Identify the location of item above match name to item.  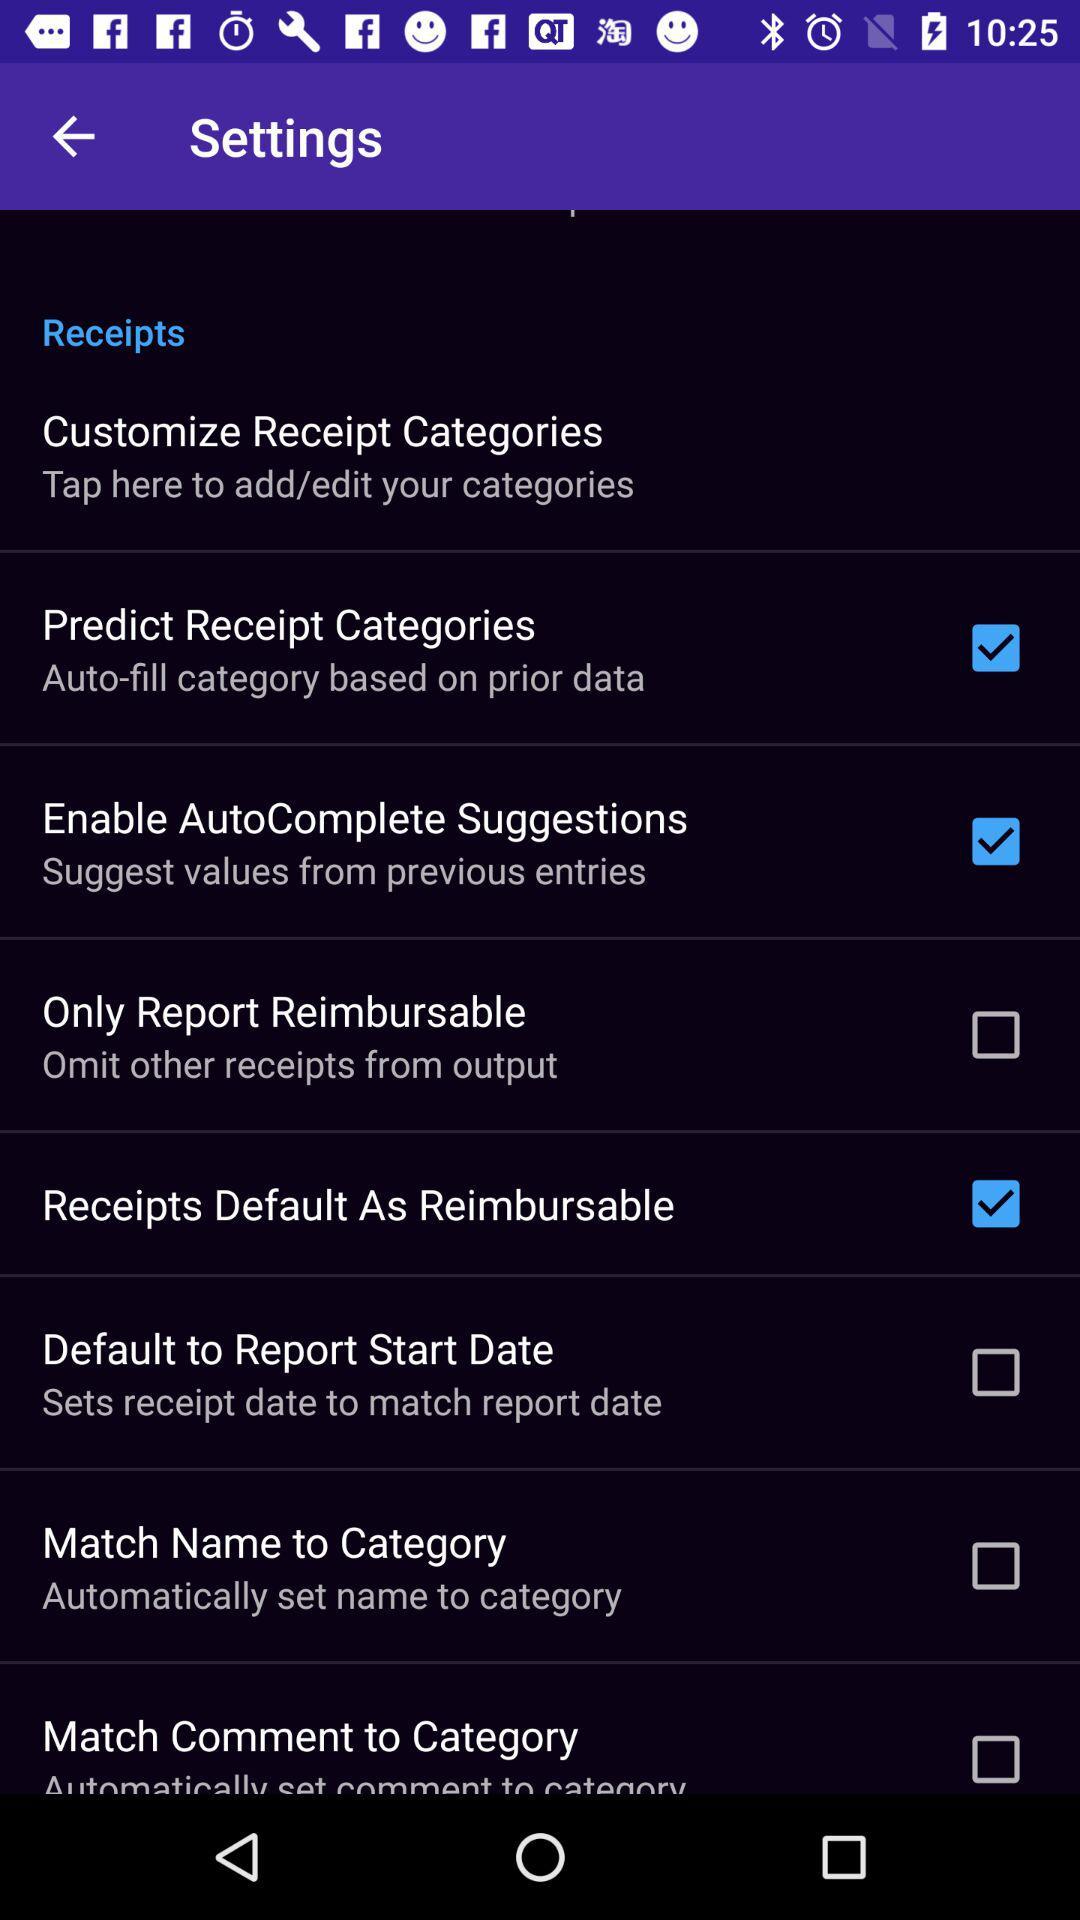
(351, 1400).